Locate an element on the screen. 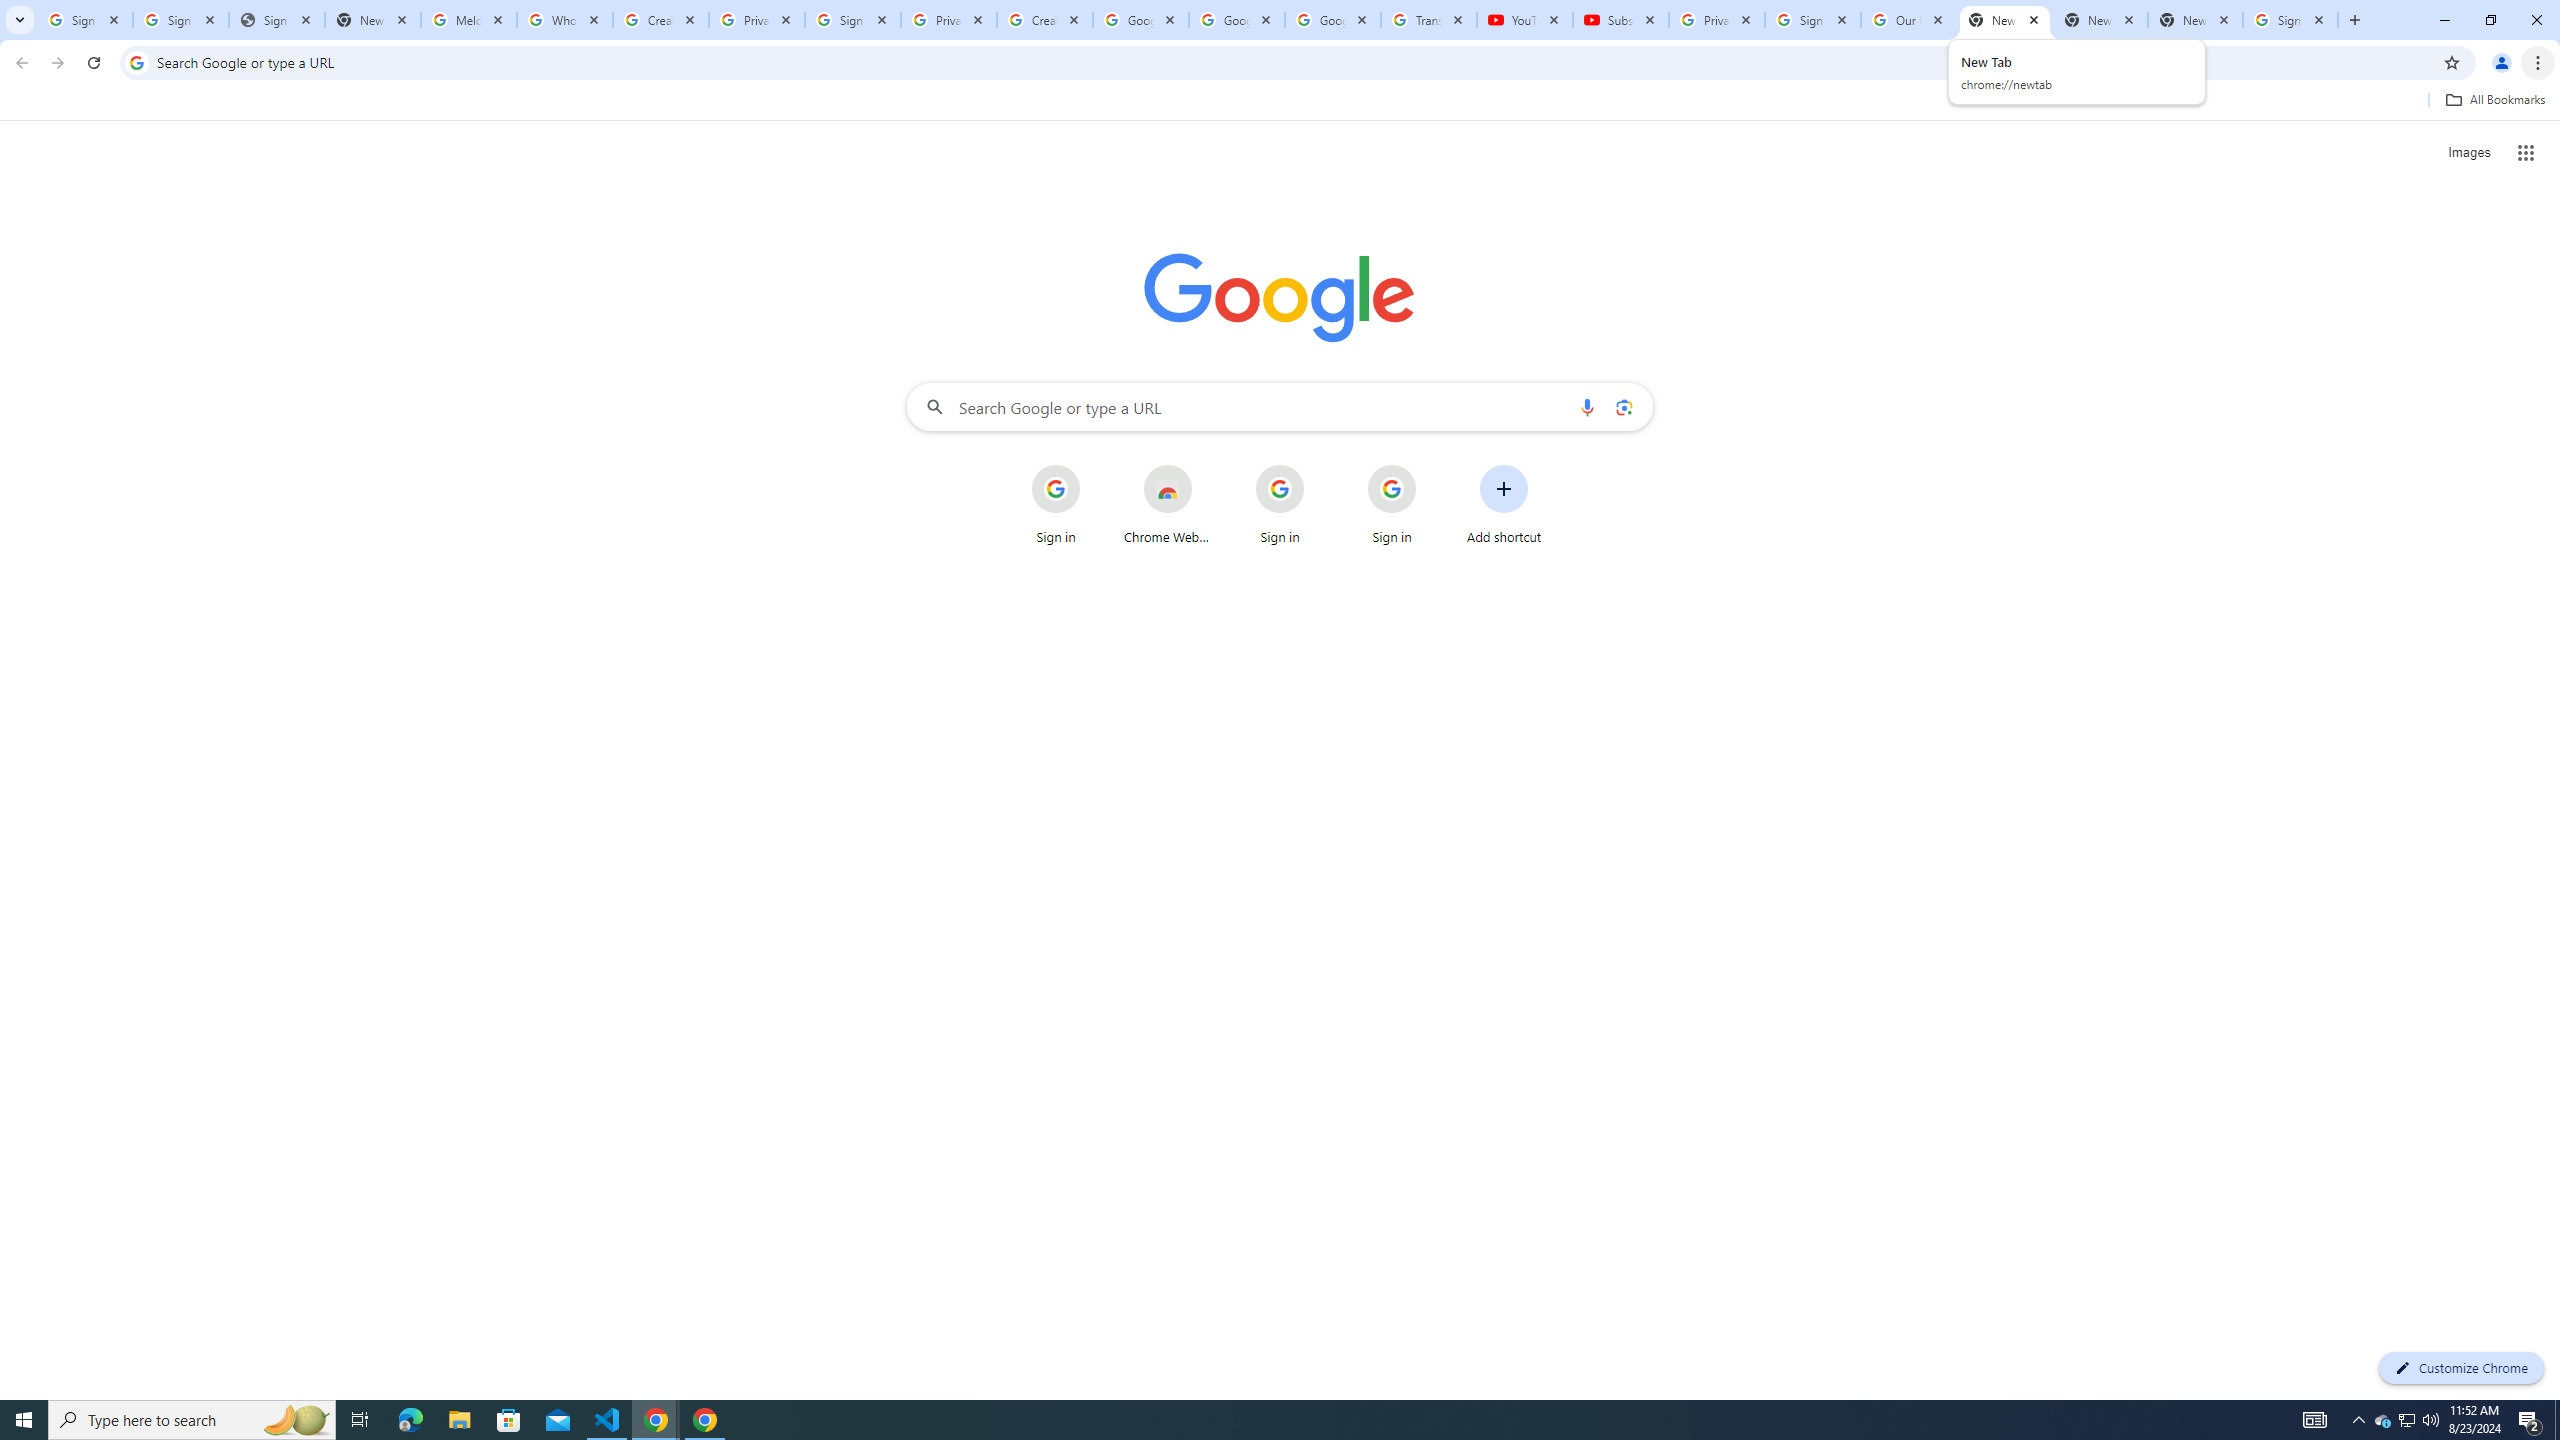  'Who is my administrator? - Google Account Help' is located at coordinates (563, 19).